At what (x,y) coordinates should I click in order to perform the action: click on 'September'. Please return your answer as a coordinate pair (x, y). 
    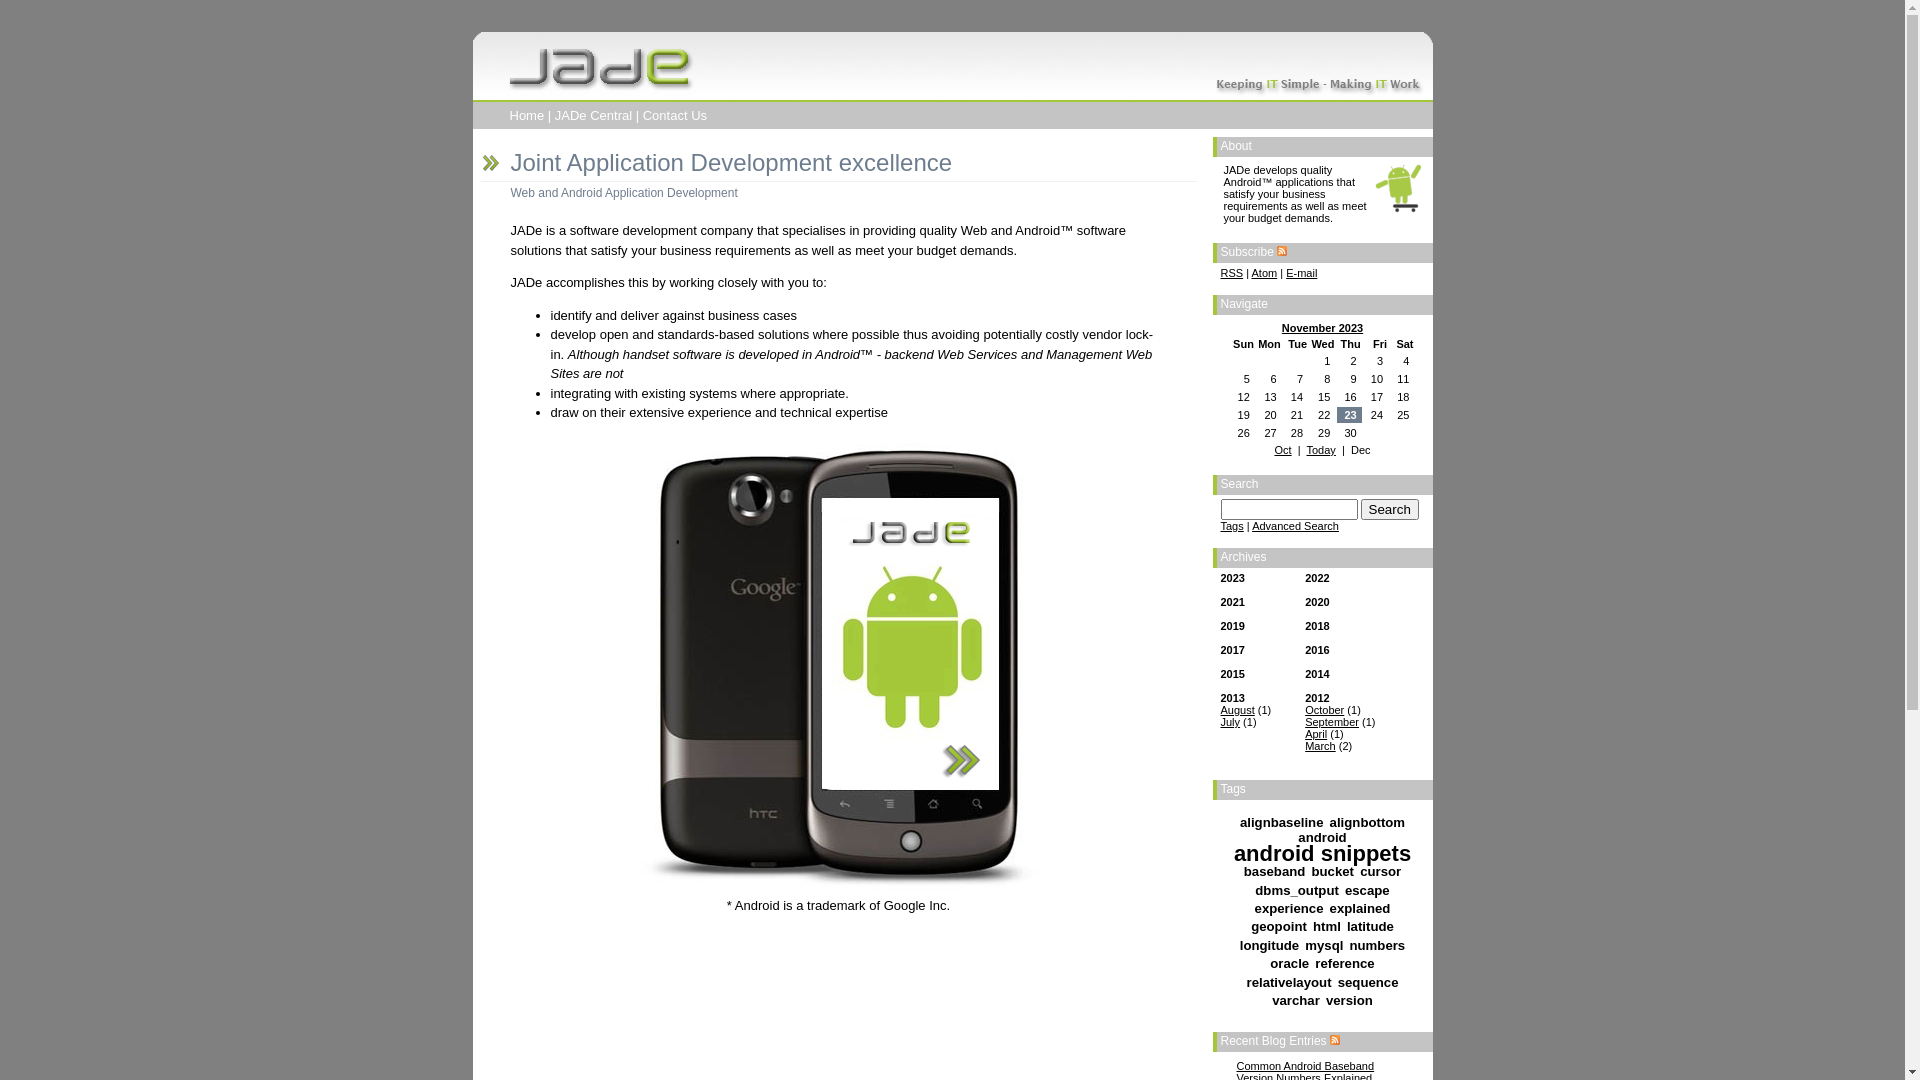
    Looking at the image, I should click on (1331, 721).